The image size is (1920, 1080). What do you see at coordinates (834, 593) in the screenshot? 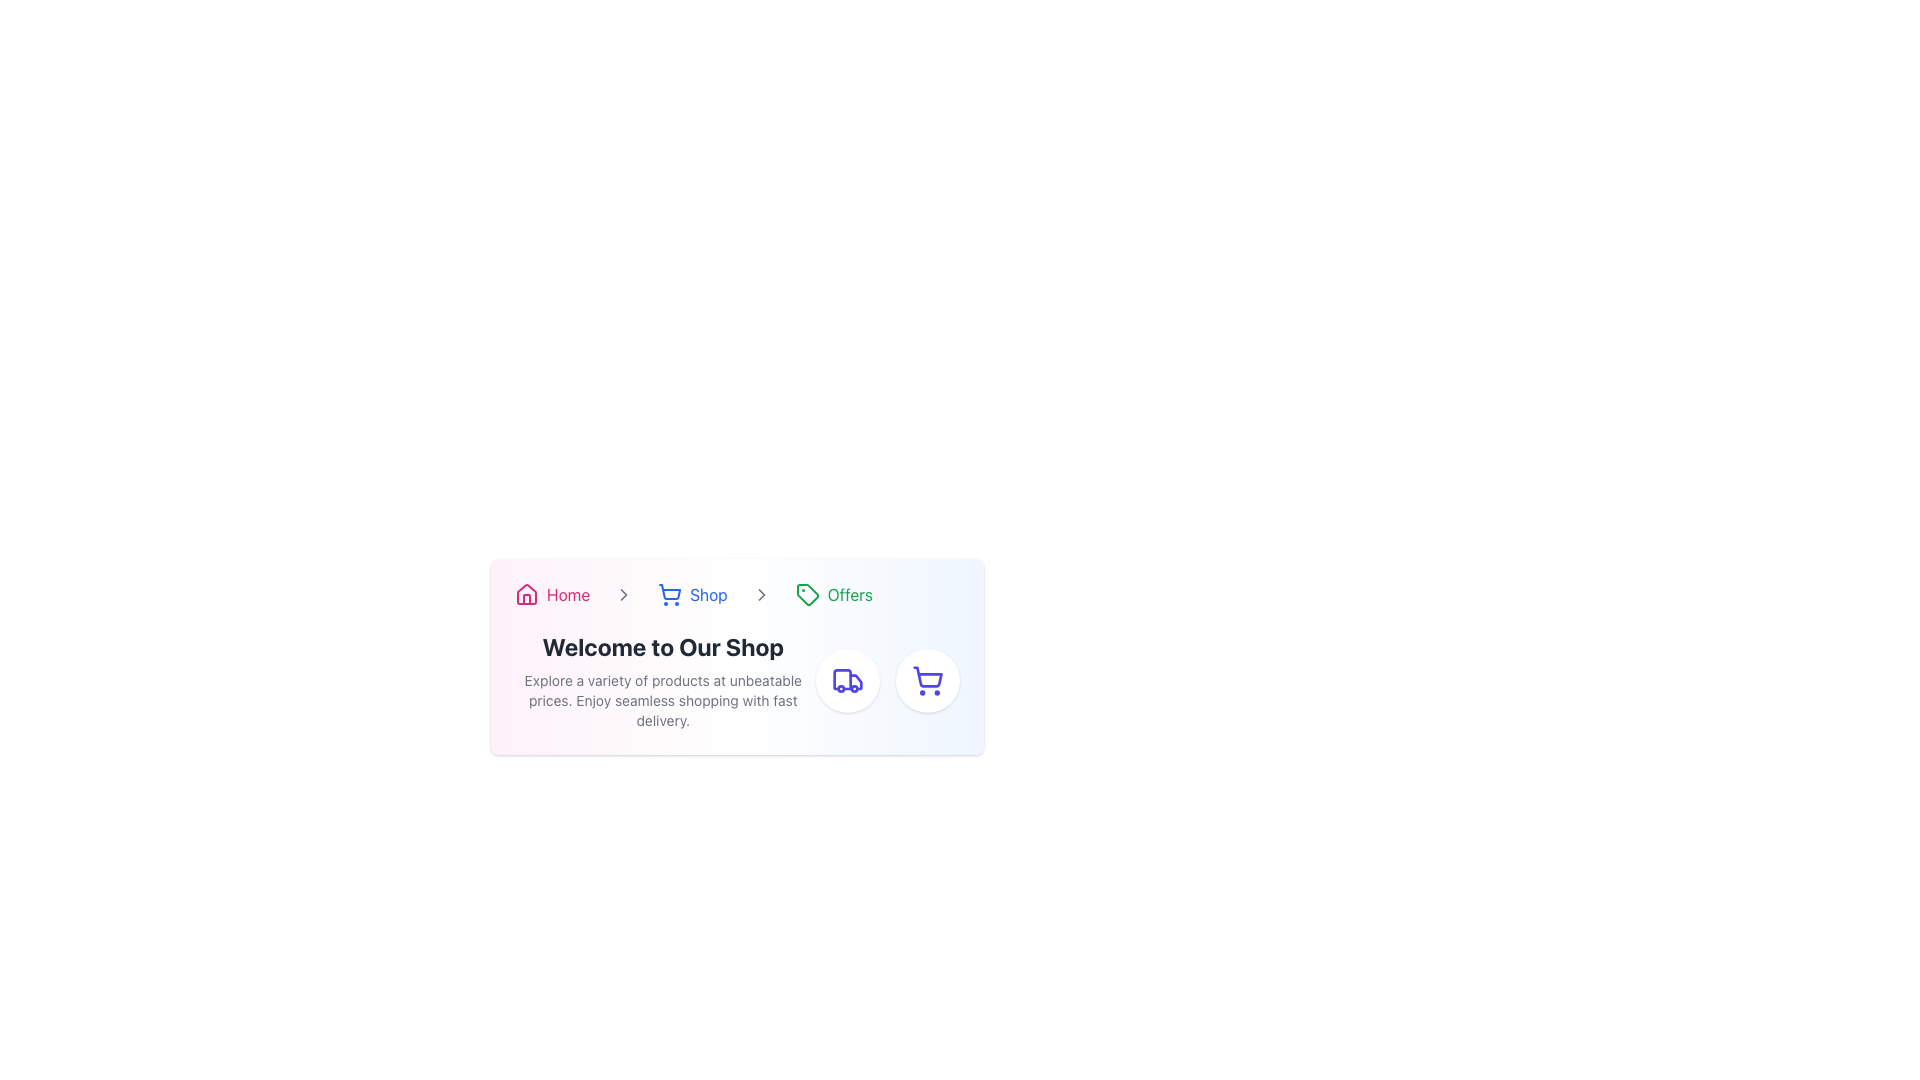
I see `the 'Offers' link with a price tag icon, which is the third item in the breadcrumb navigation, located near the top-left of the interface` at bounding box center [834, 593].